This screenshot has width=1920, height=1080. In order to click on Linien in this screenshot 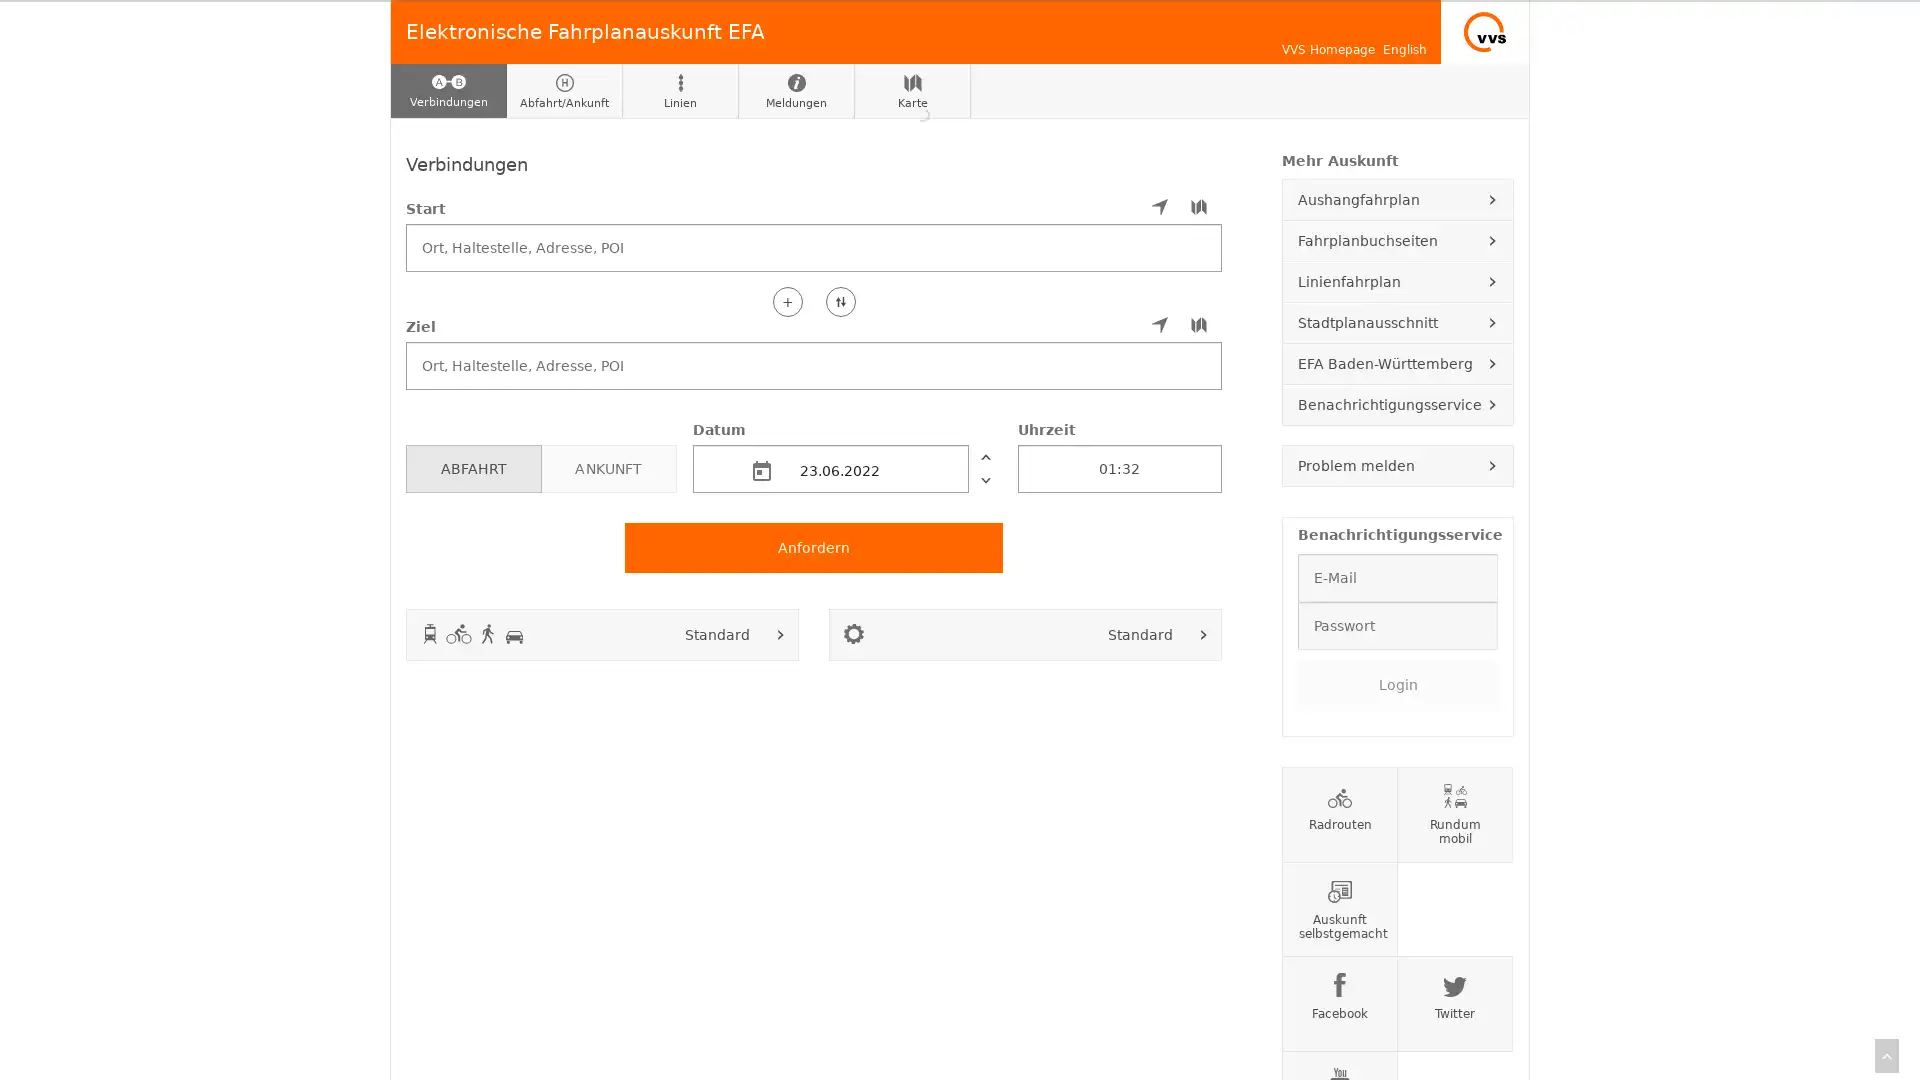, I will do `click(681, 91)`.